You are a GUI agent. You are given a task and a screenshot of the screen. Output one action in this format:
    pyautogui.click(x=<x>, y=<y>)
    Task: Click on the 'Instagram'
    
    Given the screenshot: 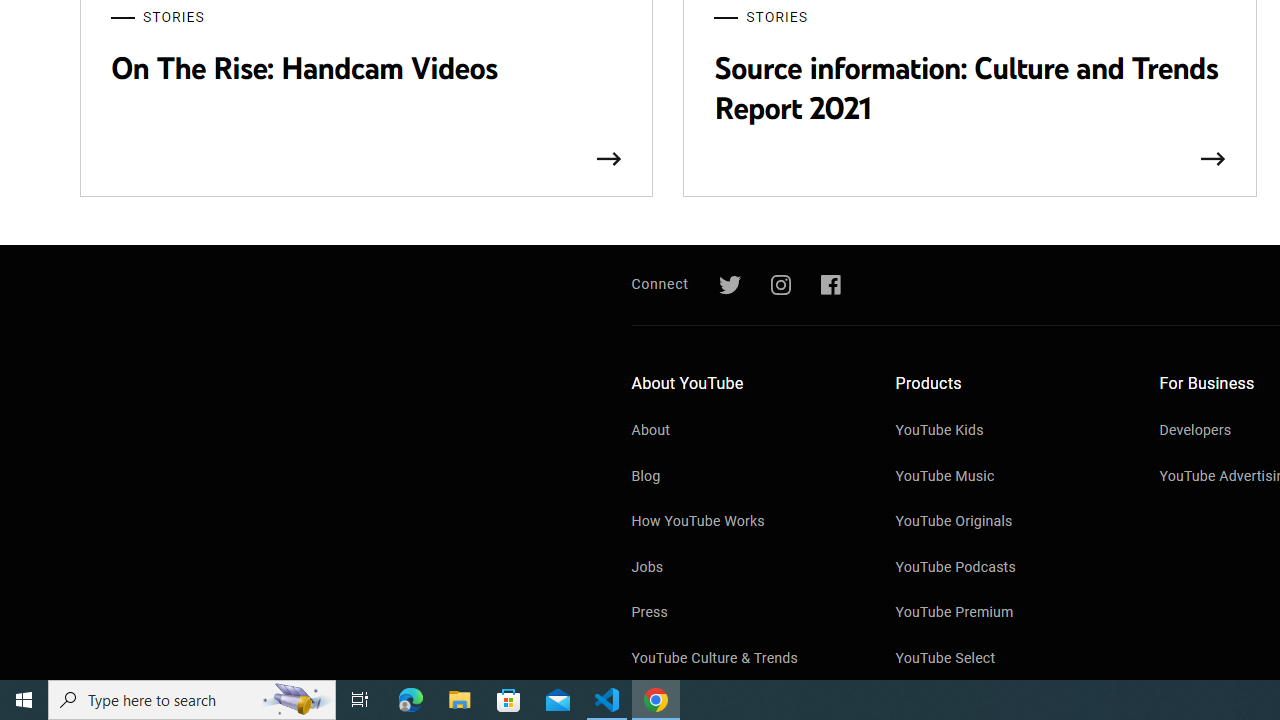 What is the action you would take?
    pyautogui.click(x=779, y=285)
    